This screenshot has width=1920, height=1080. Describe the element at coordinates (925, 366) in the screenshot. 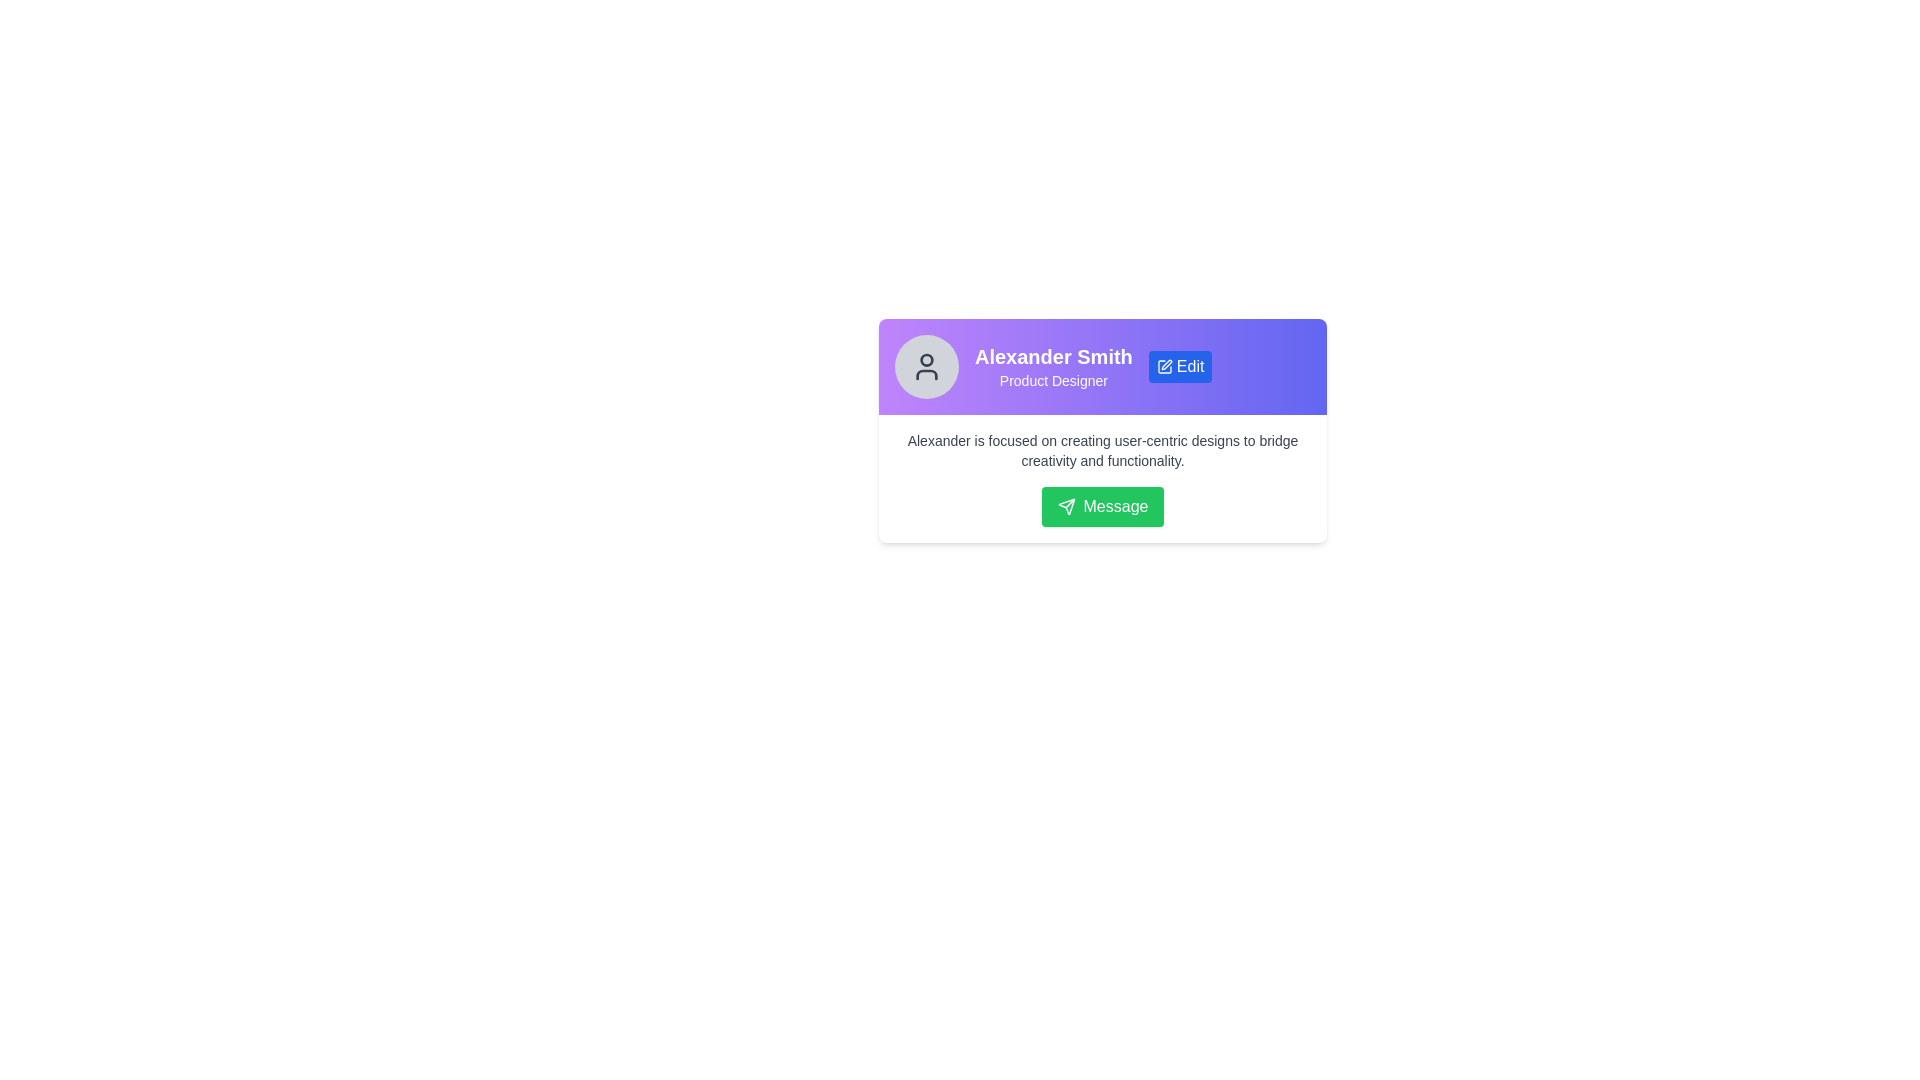

I see `the circular avatar placeholder with a user icon in the center, located in the header section before the text 'Alexander Smith'` at that location.